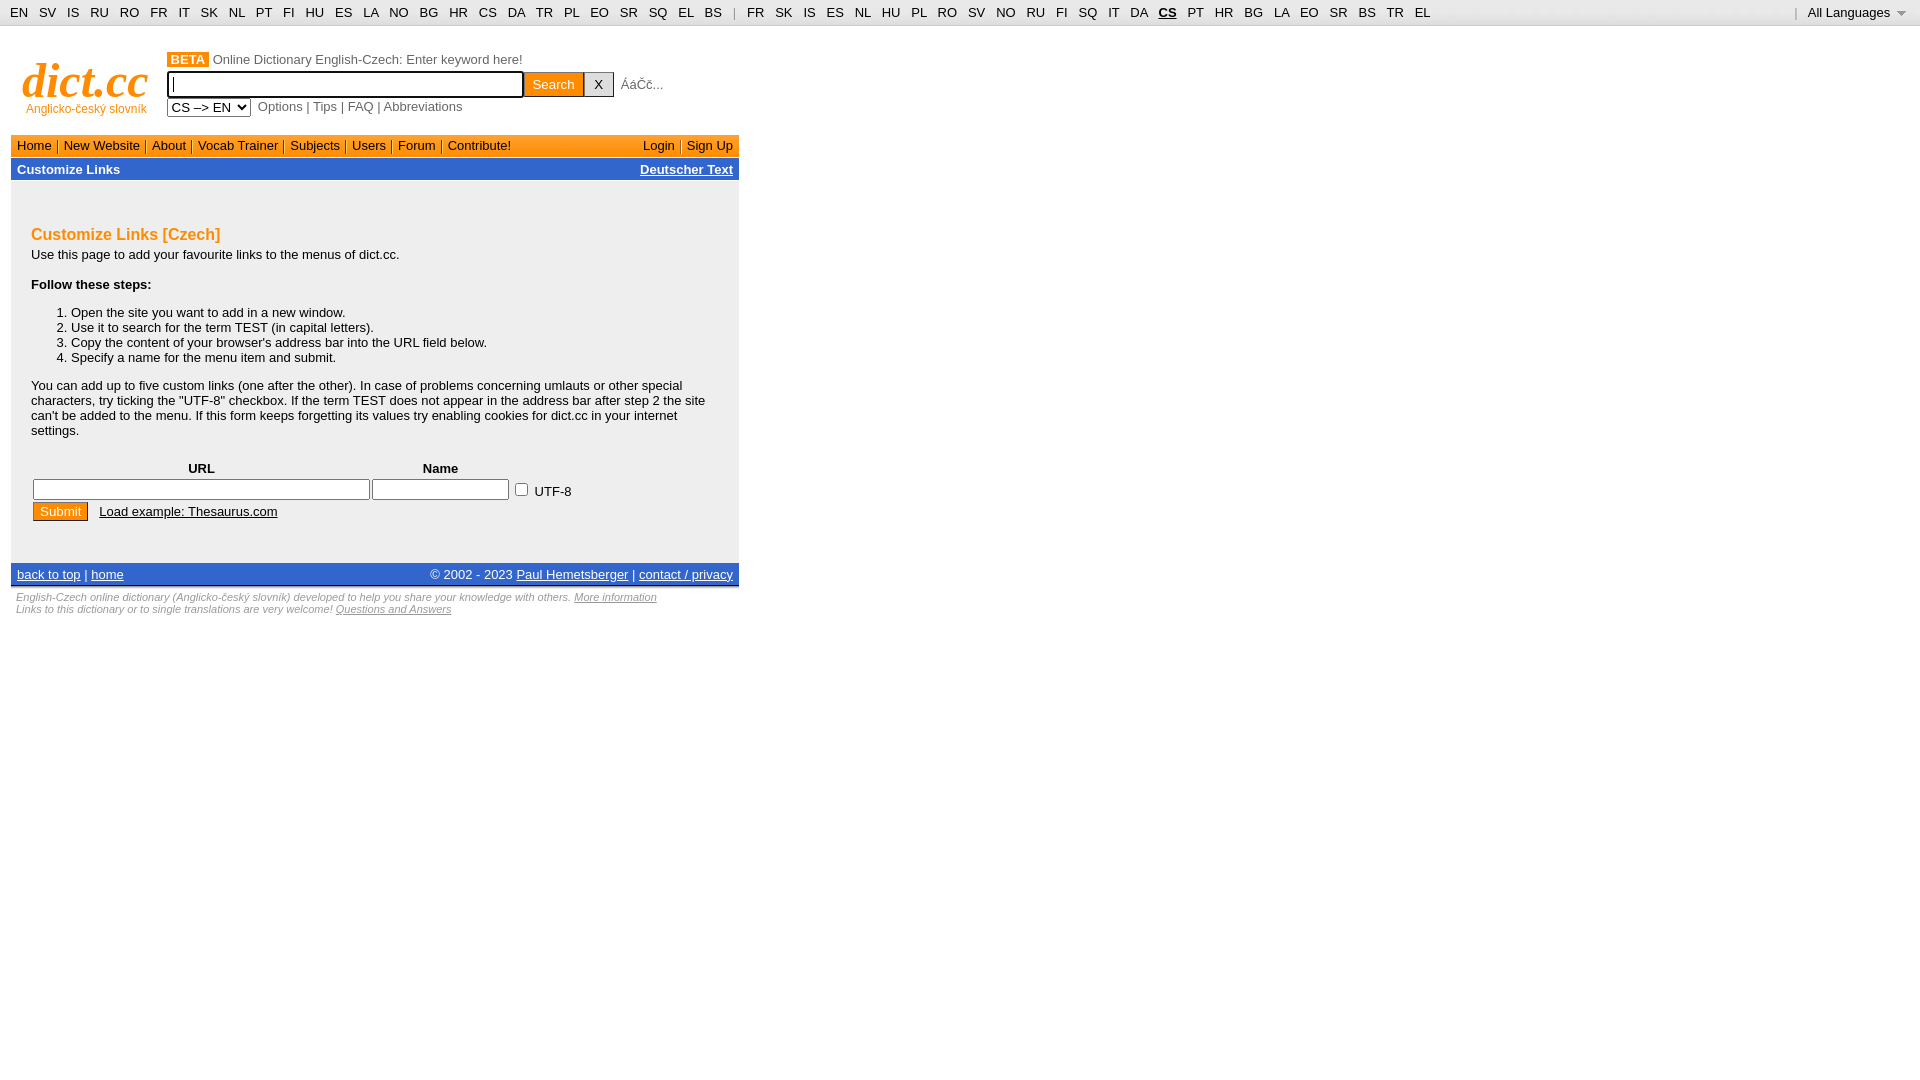 The width and height of the screenshot is (1920, 1080). What do you see at coordinates (279, 106) in the screenshot?
I see `'Options'` at bounding box center [279, 106].